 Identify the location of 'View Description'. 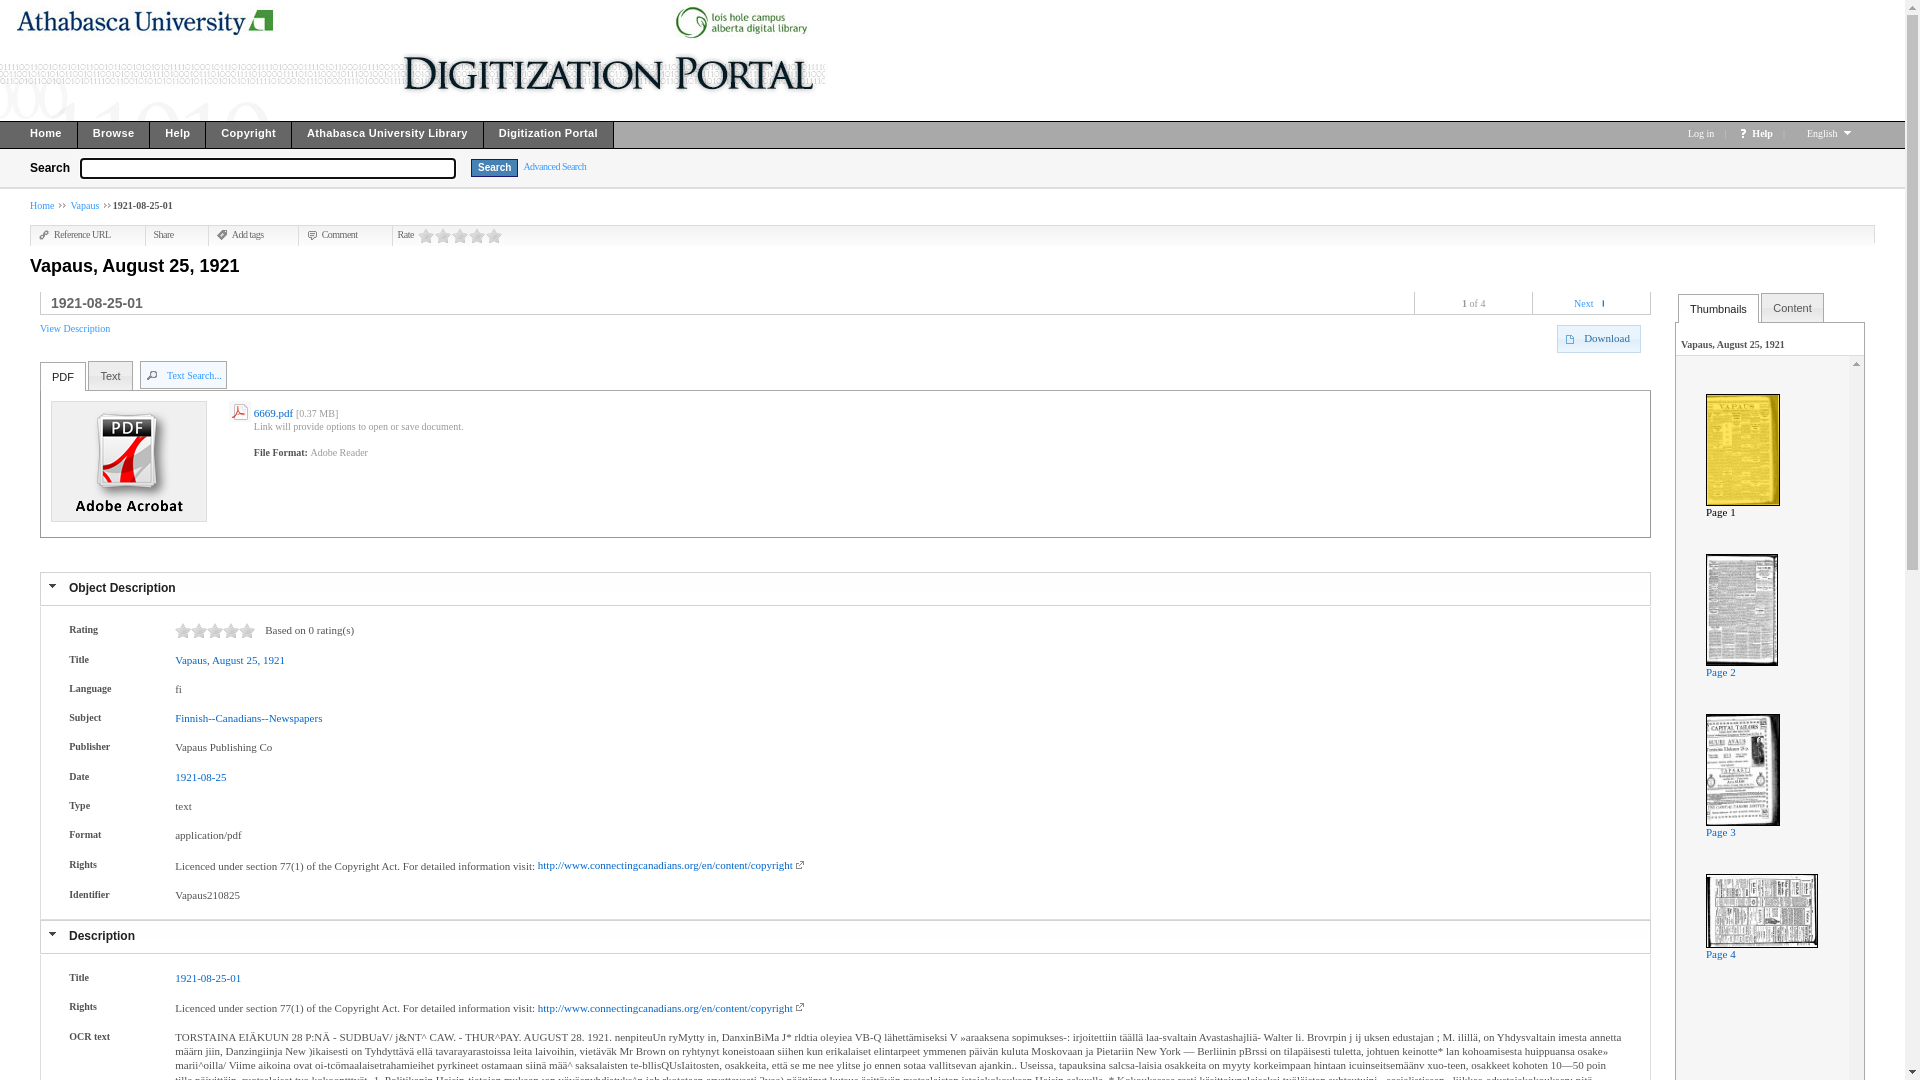
(75, 327).